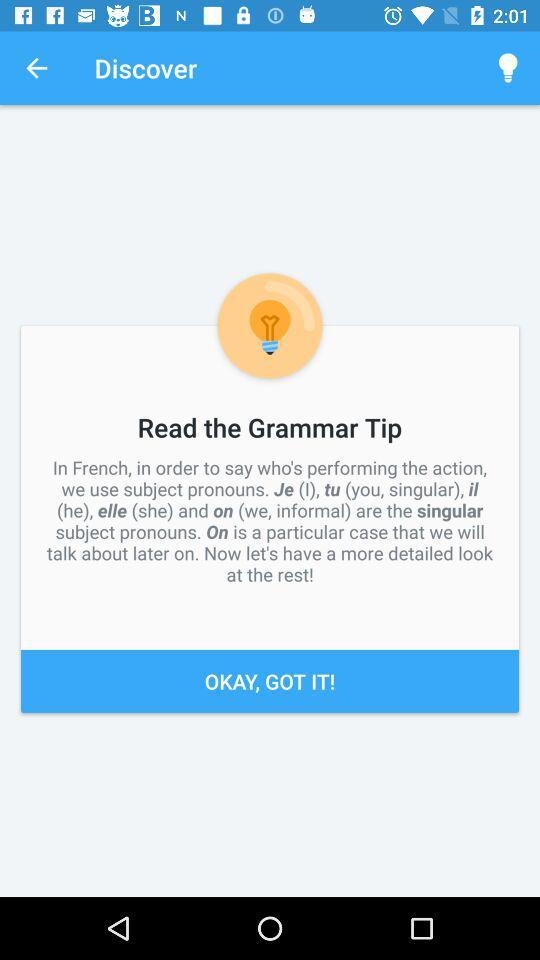 Image resolution: width=540 pixels, height=960 pixels. What do you see at coordinates (270, 681) in the screenshot?
I see `the item below the in french in item` at bounding box center [270, 681].